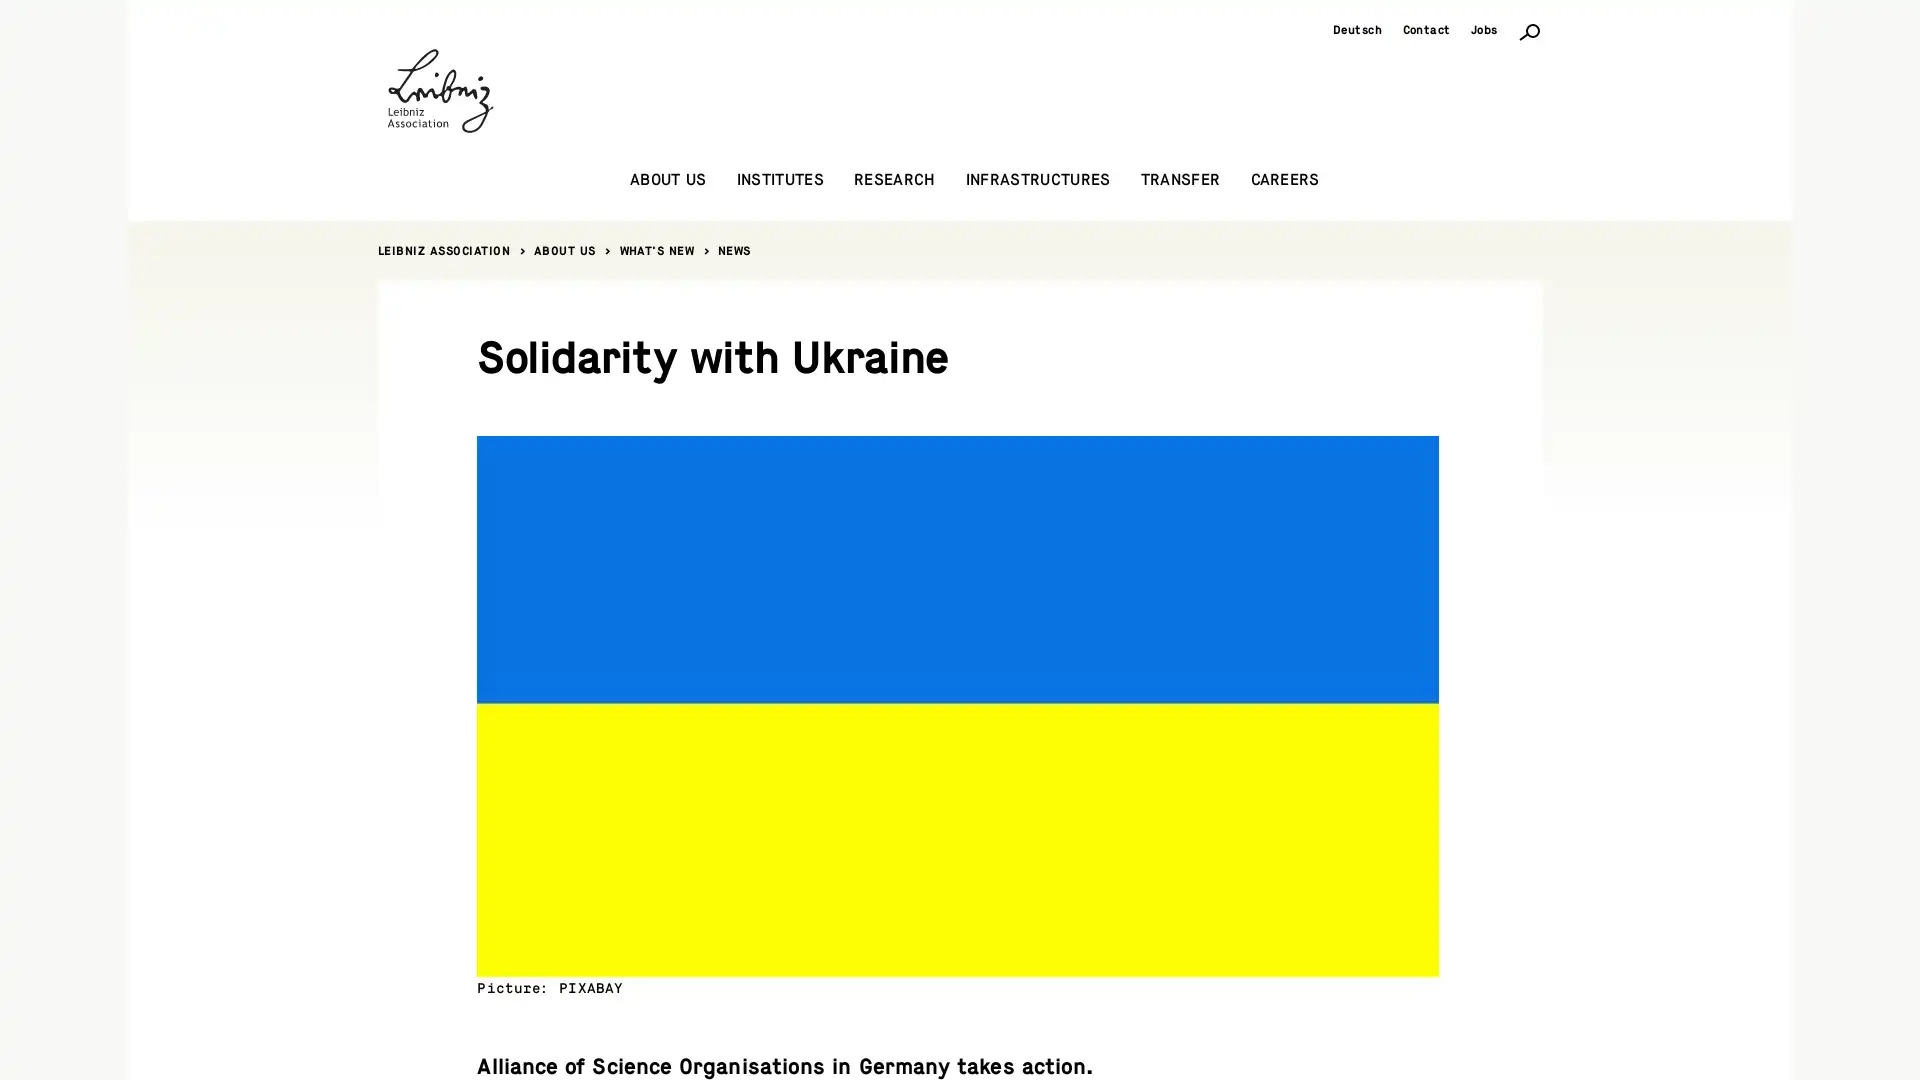 The image size is (1920, 1080). What do you see at coordinates (1529, 30) in the screenshot?
I see `Suchefunktion Offnen` at bounding box center [1529, 30].